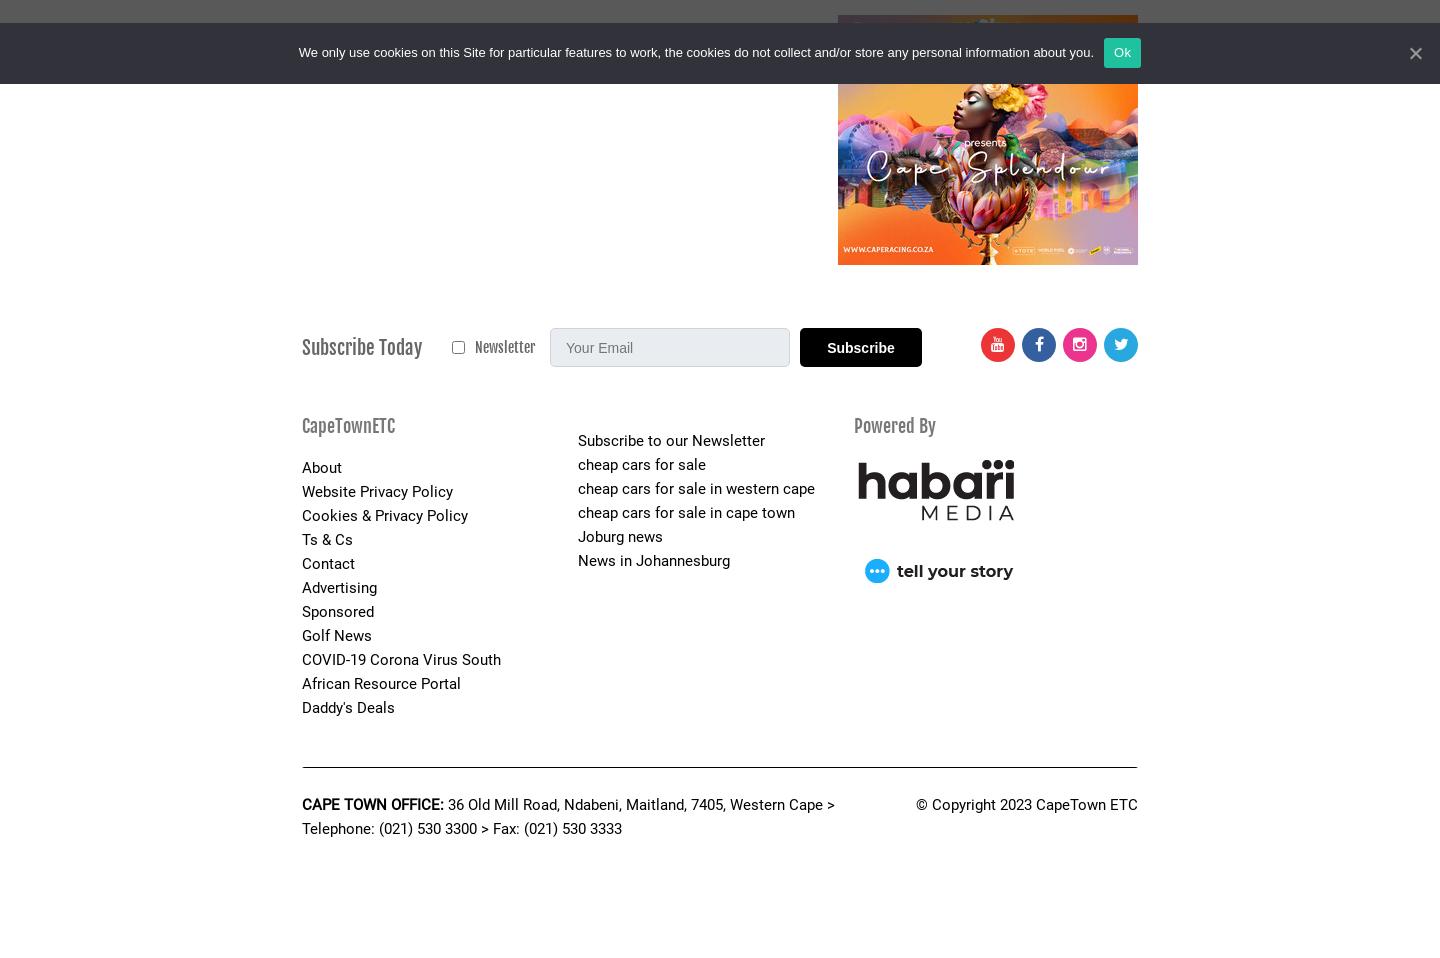 The image size is (1440, 958). Describe the element at coordinates (373, 802) in the screenshot. I see `'CAPE TOWN OFFICE:'` at that location.